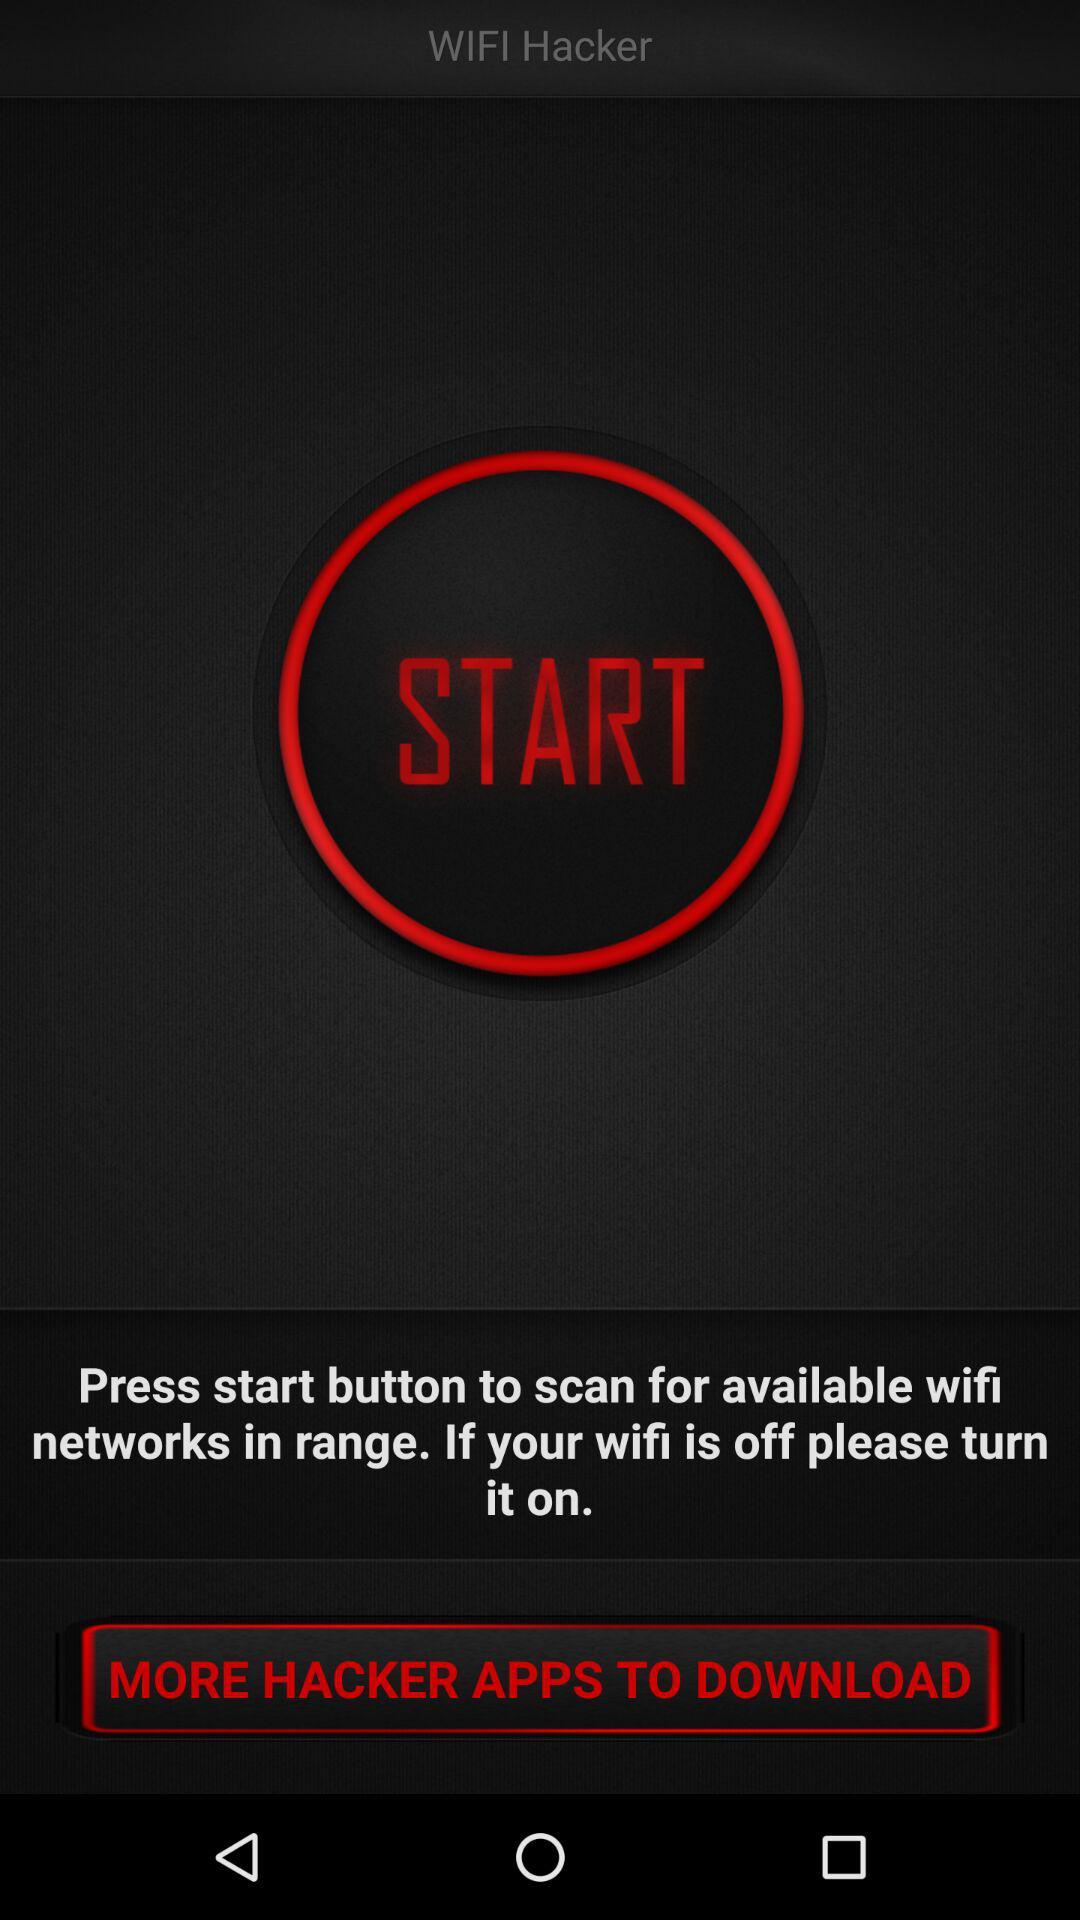 This screenshot has width=1080, height=1920. I want to click on start scan, so click(540, 714).